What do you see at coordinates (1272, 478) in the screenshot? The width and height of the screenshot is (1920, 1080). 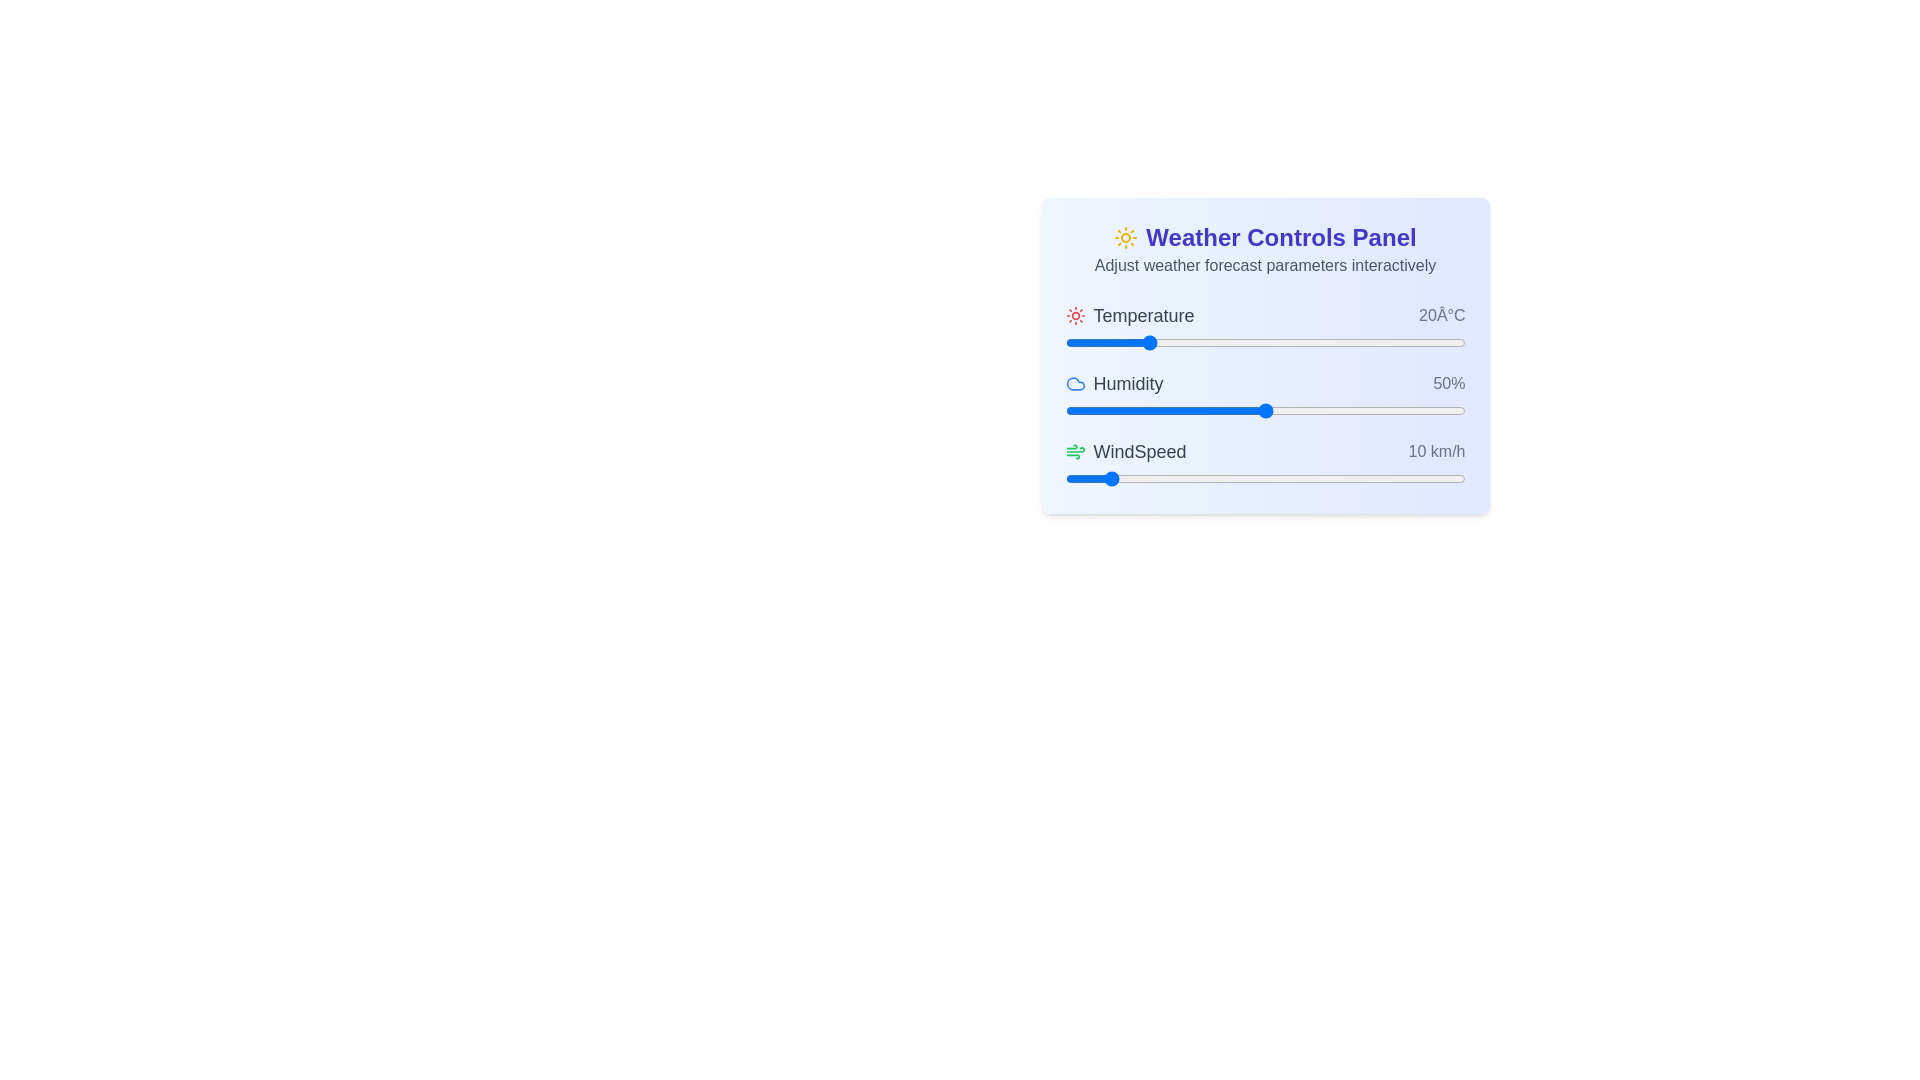 I see `the wind speed slider to set the wind speed to 52 km/h` at bounding box center [1272, 478].